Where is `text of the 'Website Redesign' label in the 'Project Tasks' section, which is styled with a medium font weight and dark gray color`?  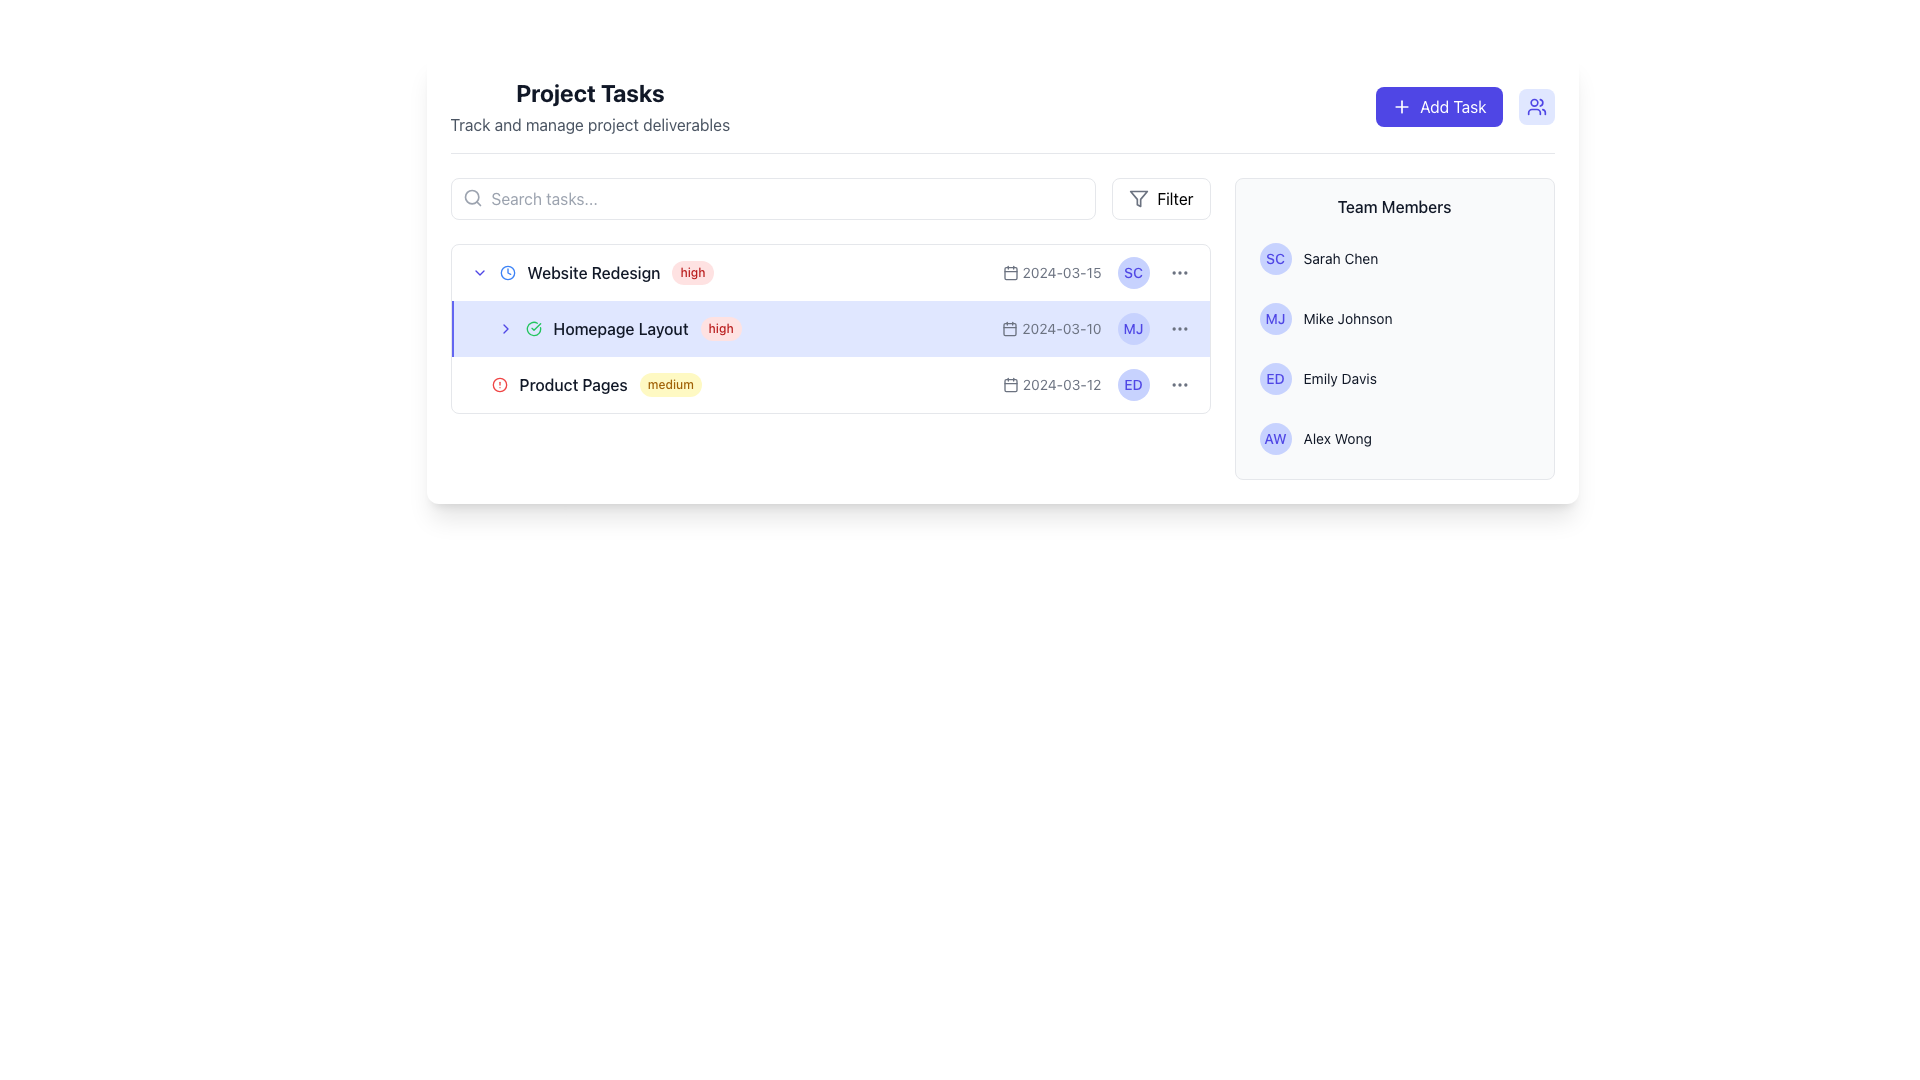
text of the 'Website Redesign' label in the 'Project Tasks' section, which is styled with a medium font weight and dark gray color is located at coordinates (593, 273).